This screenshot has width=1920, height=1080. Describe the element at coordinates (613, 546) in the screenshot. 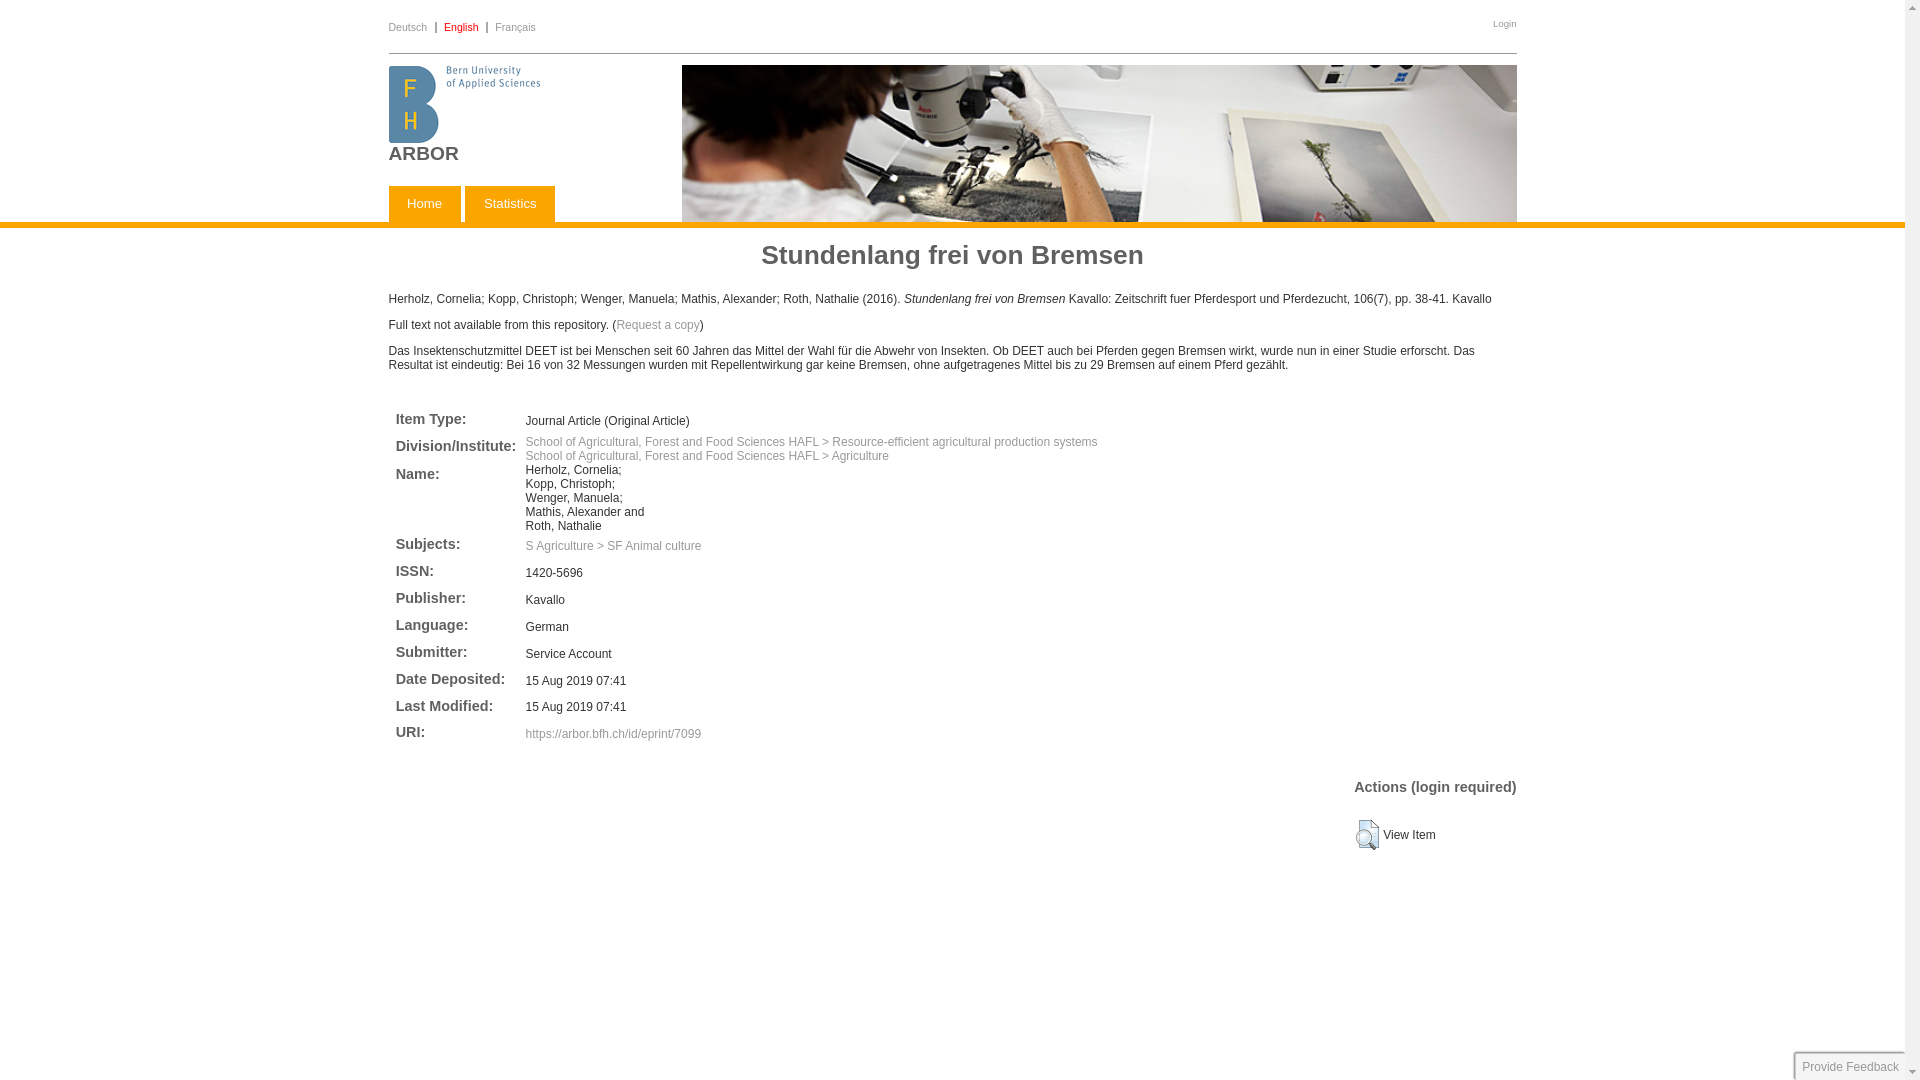

I see `'S Agriculture > SF Animal culture'` at that location.